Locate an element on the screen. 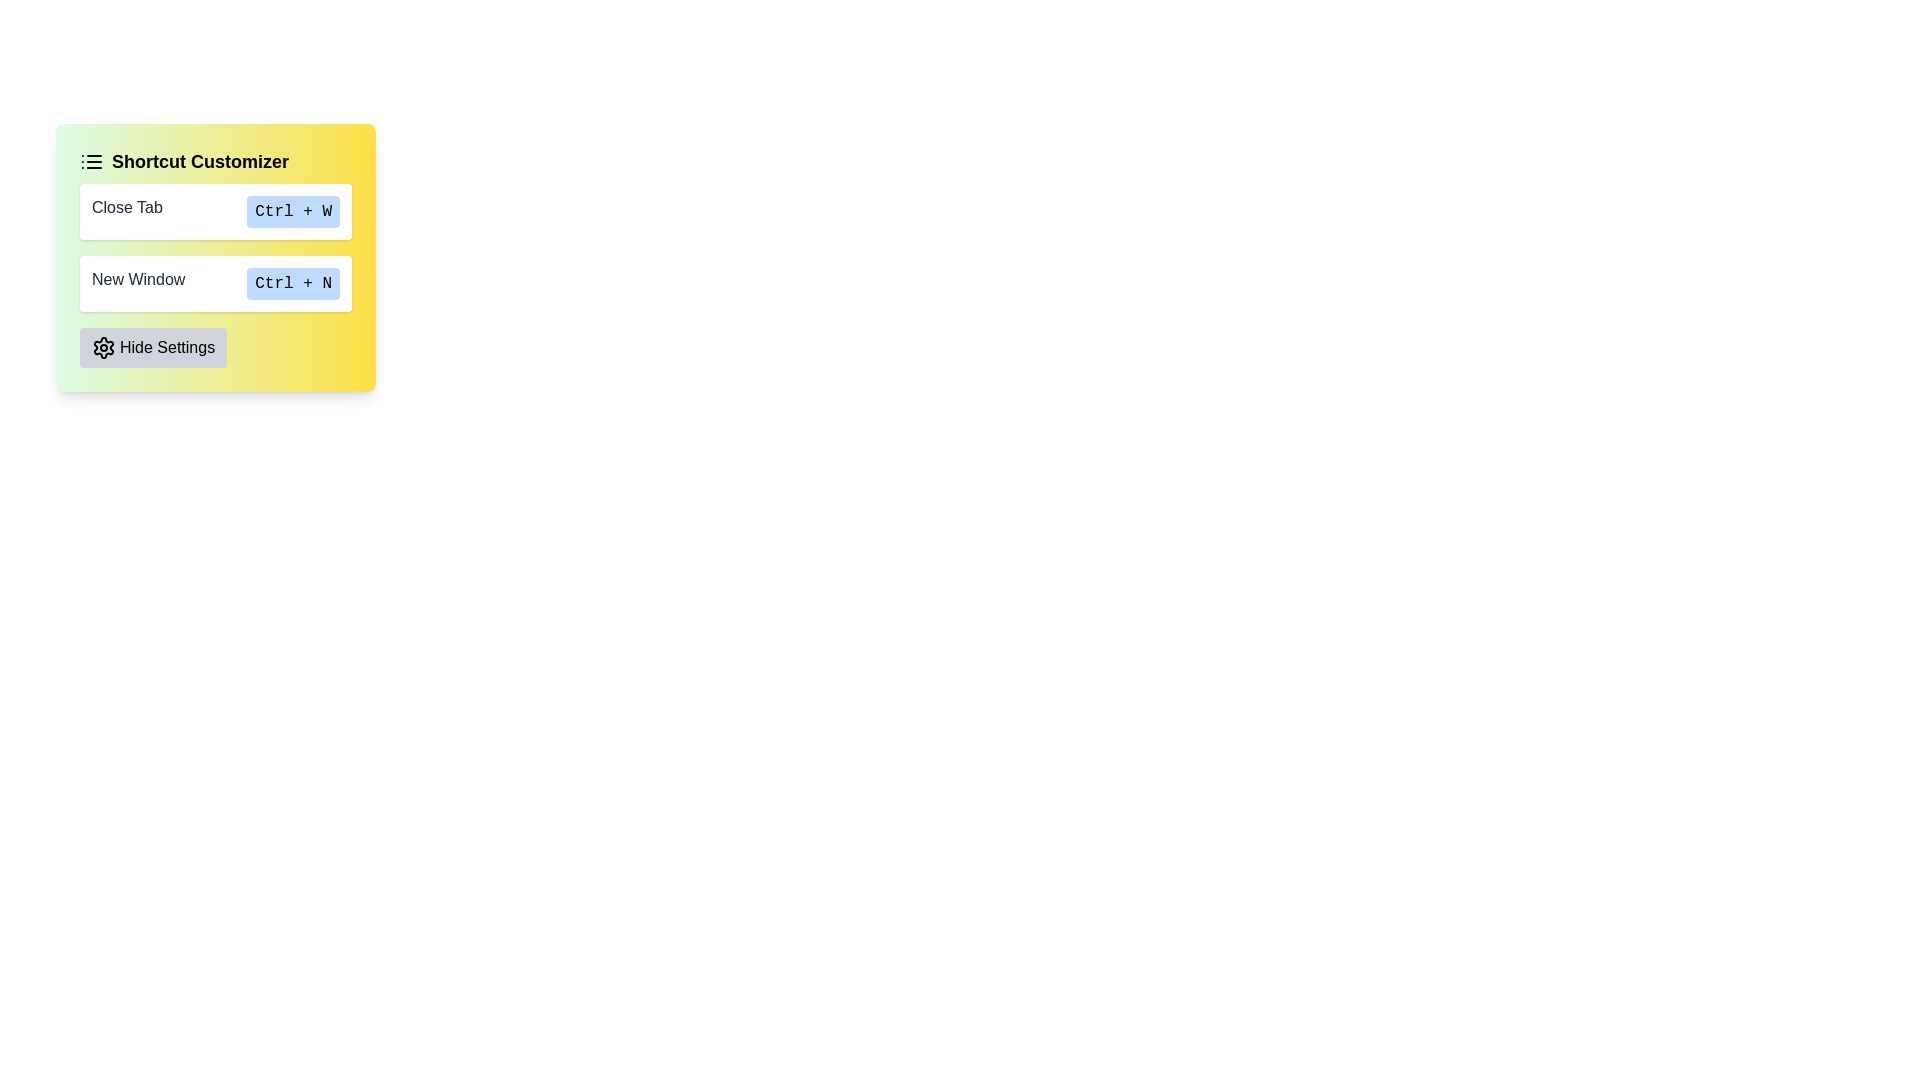  the surrounding elements of the Section containing a list of shortcut instructions located within the 'Shortcut Customizer' section, which is positioned below its title and an icon, and above the 'Hide Settings' button is located at coordinates (216, 246).